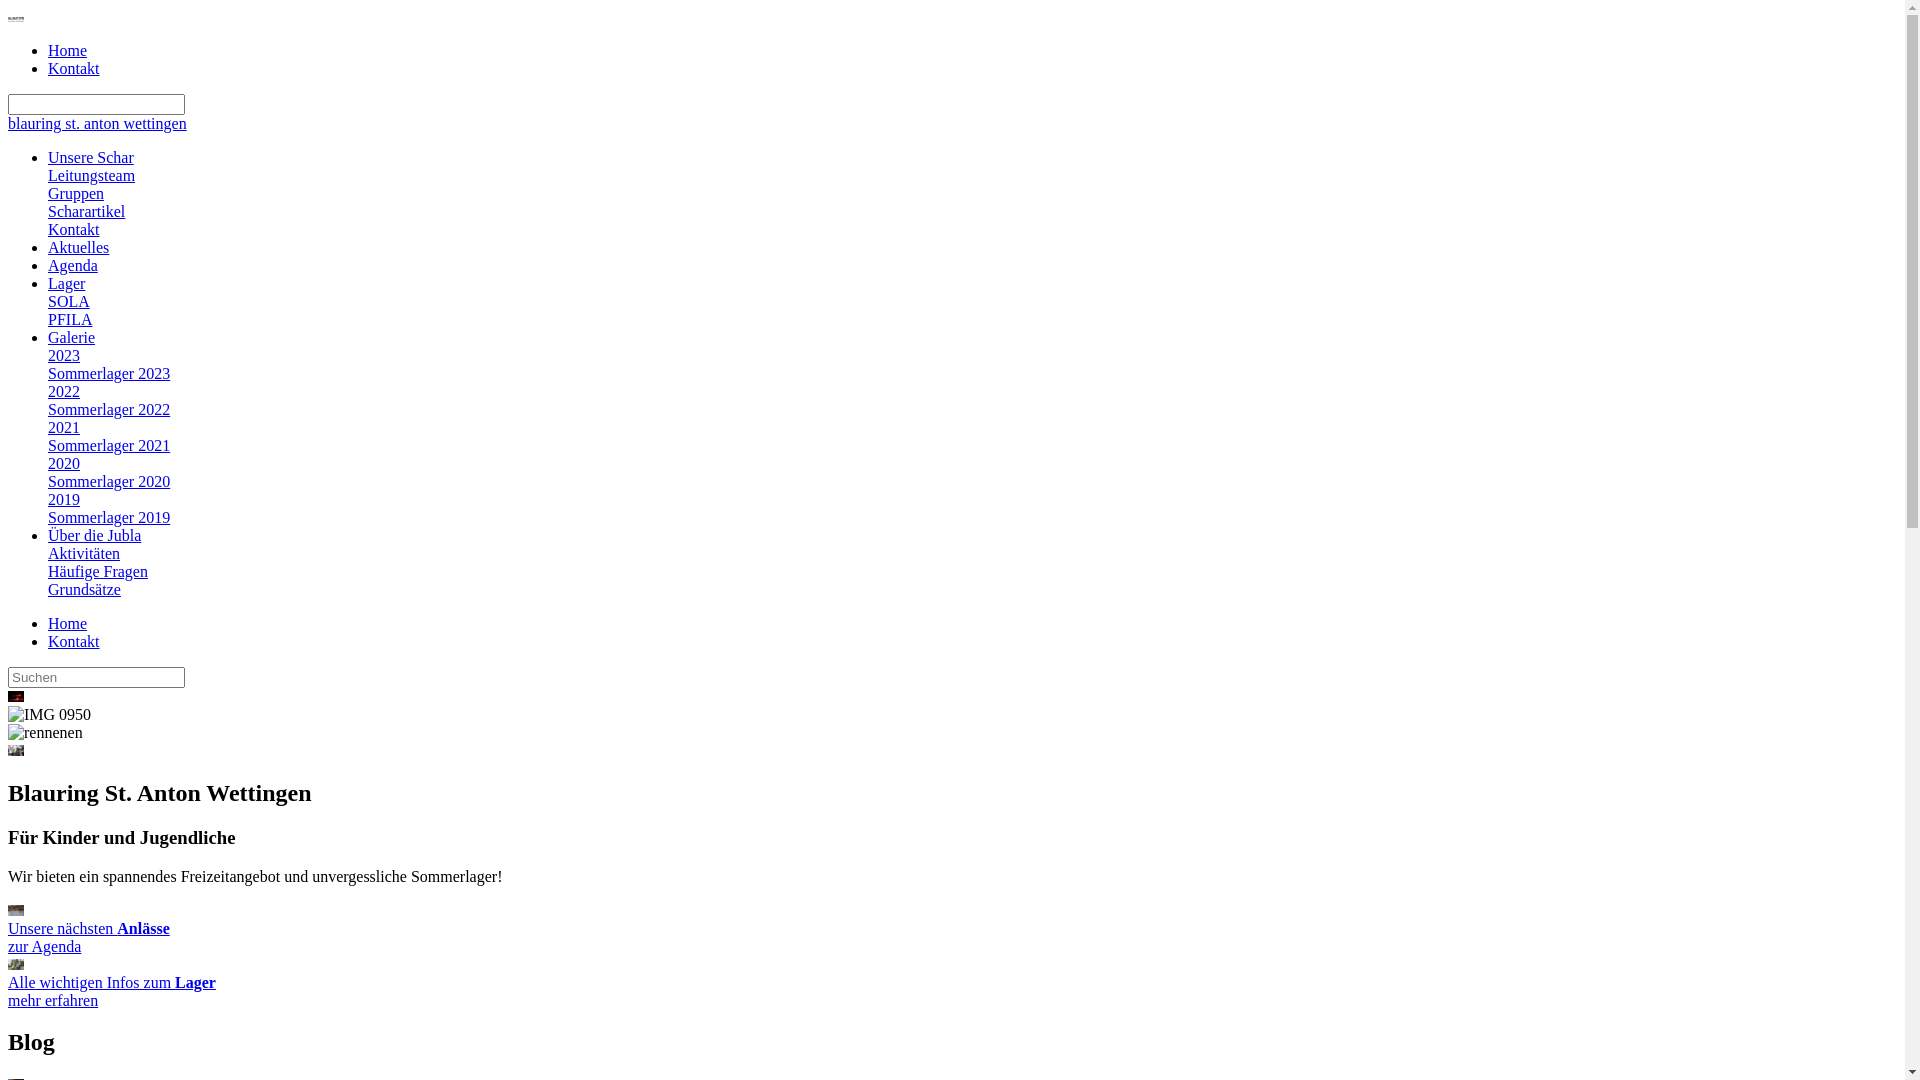 This screenshot has width=1920, height=1080. Describe the element at coordinates (63, 463) in the screenshot. I see `'2020'` at that location.